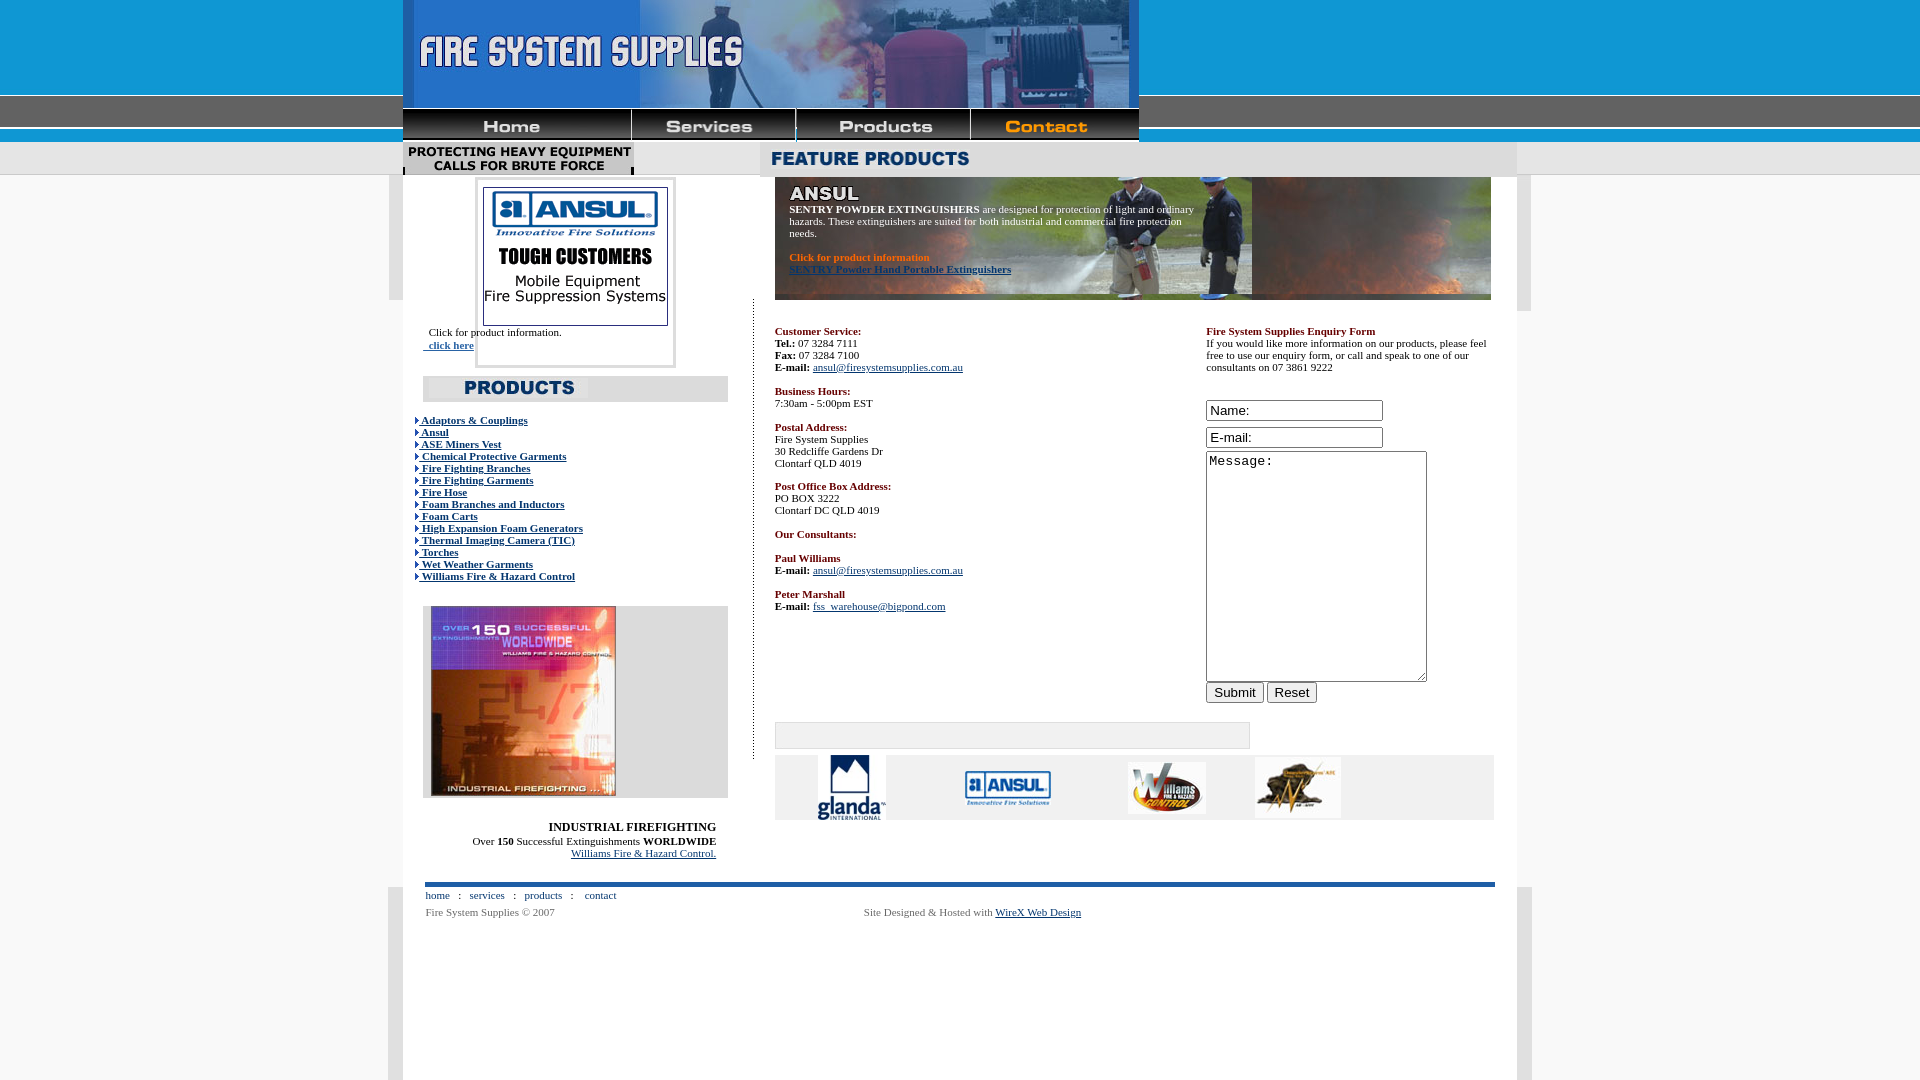 The image size is (1920, 1080). Describe the element at coordinates (490, 455) in the screenshot. I see `' Chemical Protective Garments'` at that location.